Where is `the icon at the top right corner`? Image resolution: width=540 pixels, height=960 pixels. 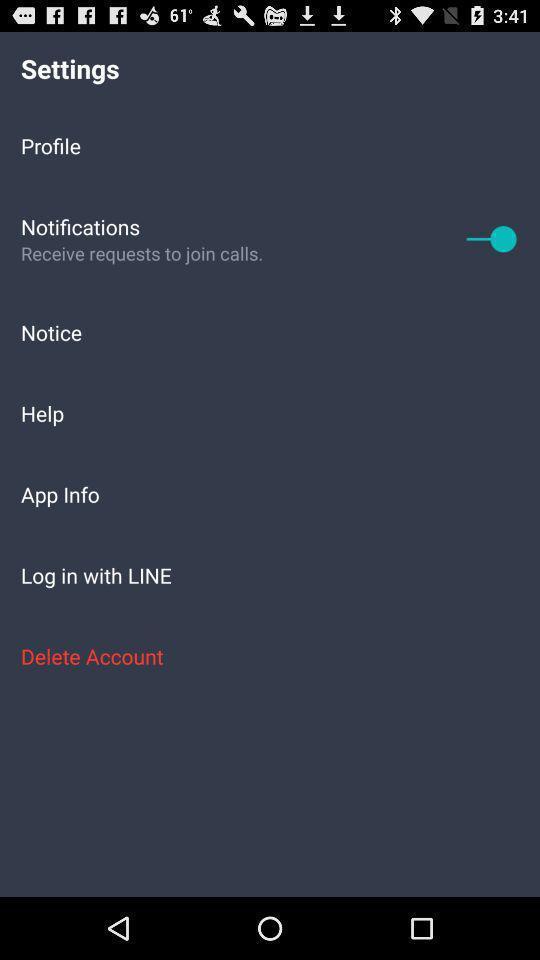 the icon at the top right corner is located at coordinates (491, 238).